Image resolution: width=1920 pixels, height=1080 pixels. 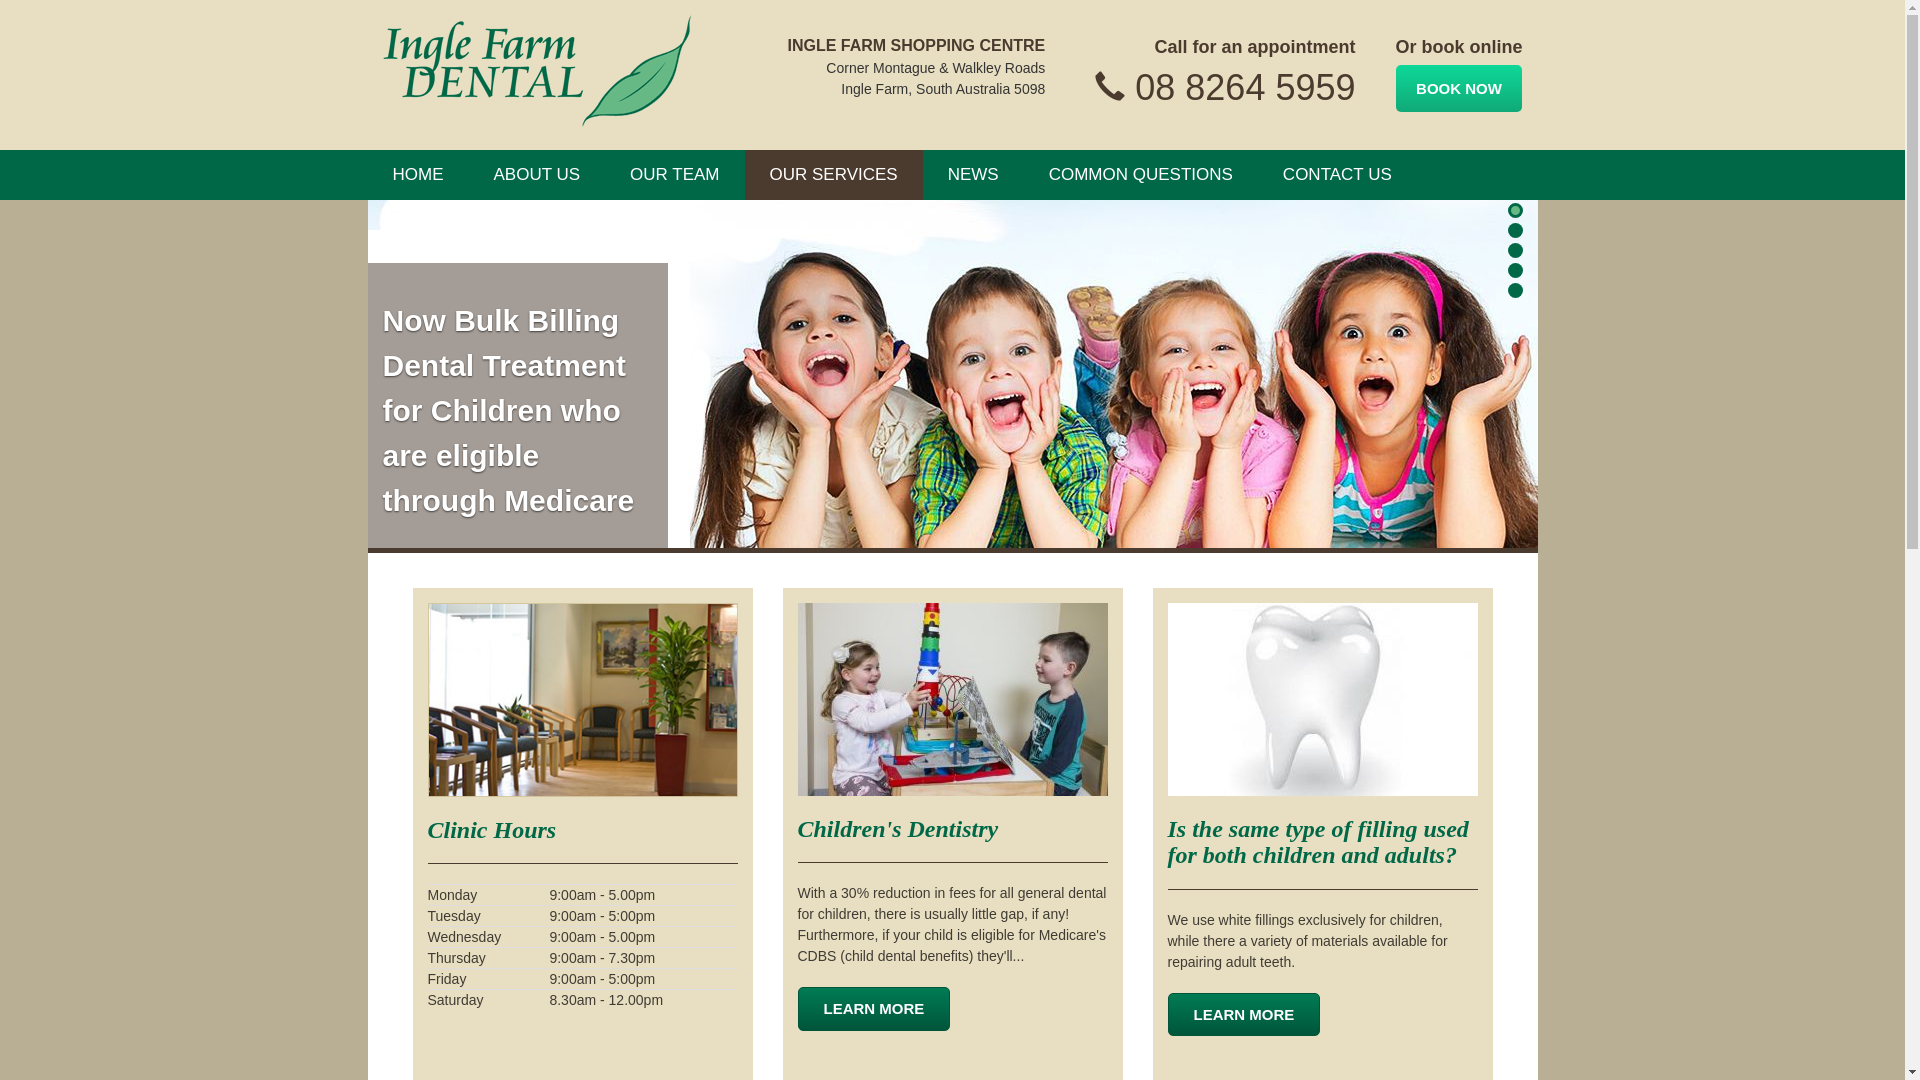 I want to click on 'OUR SERVICES', so click(x=834, y=173).